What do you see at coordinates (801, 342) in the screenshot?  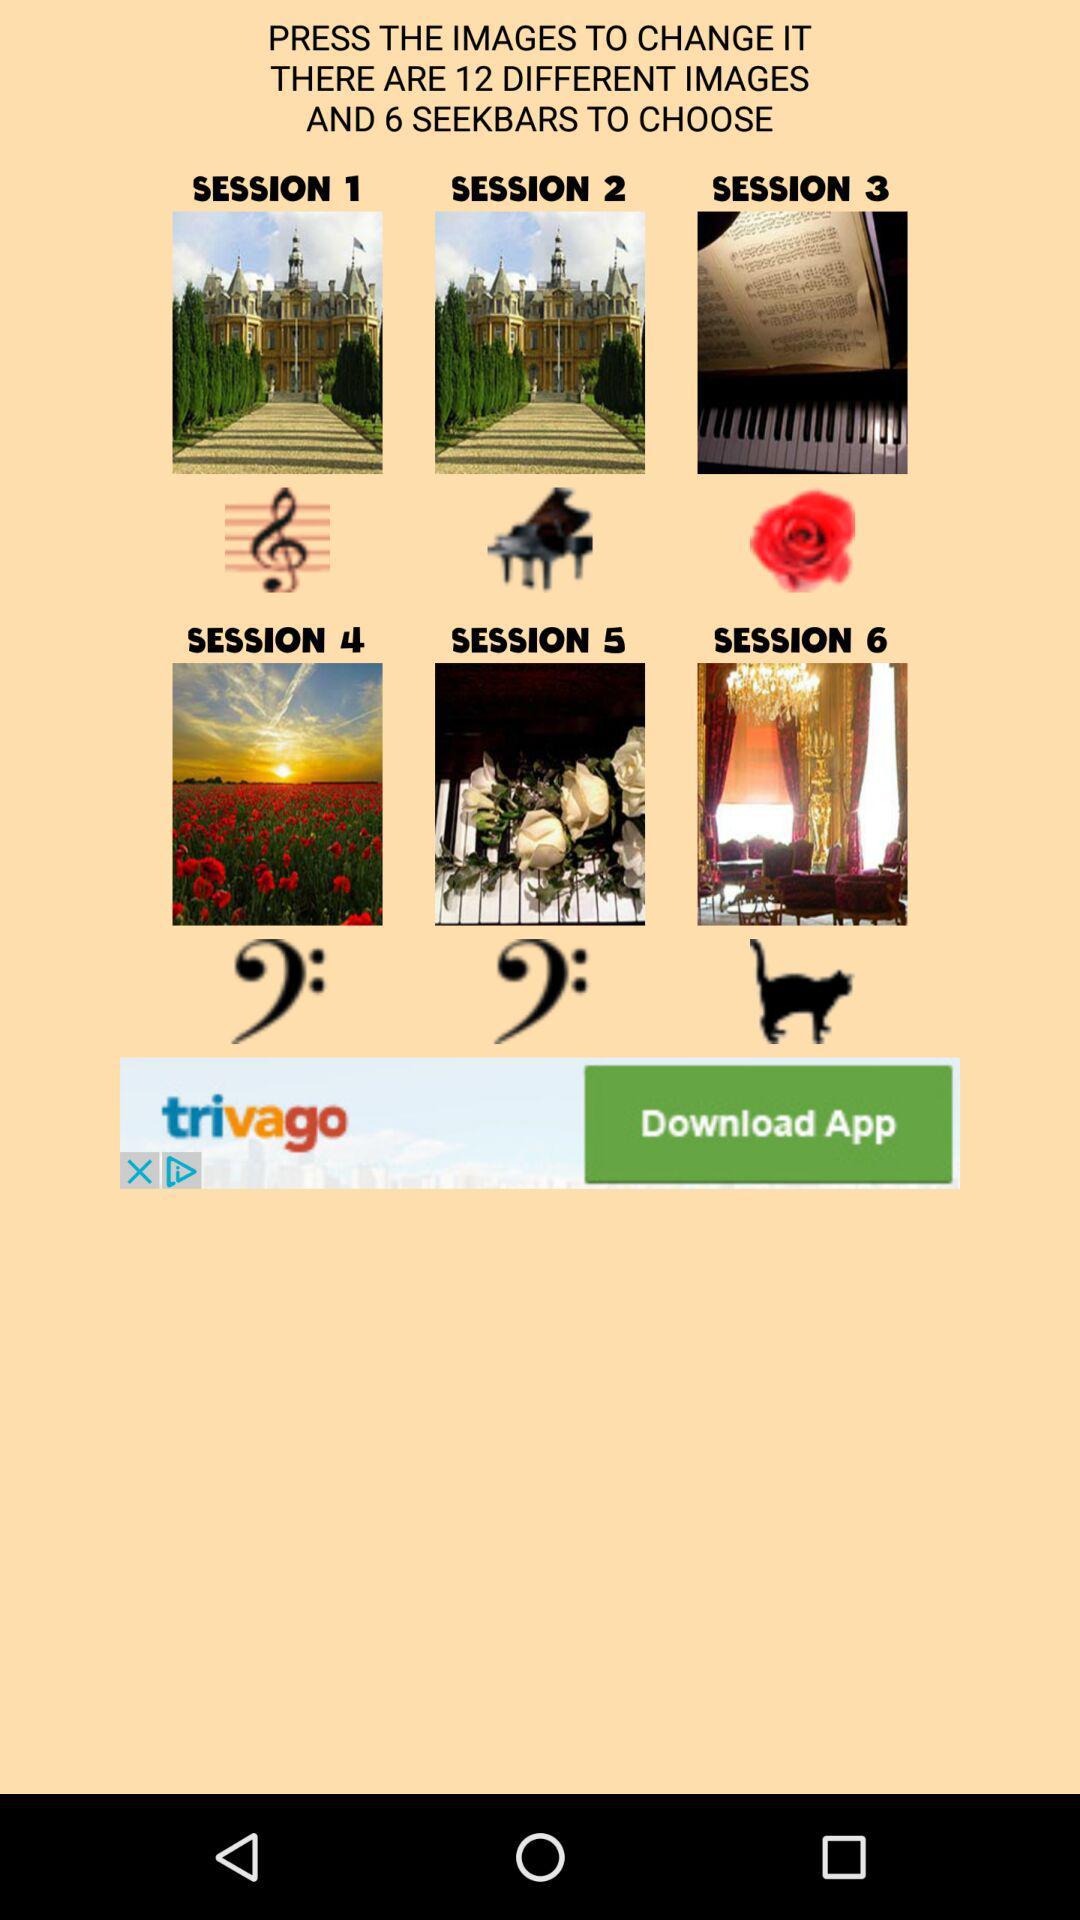 I see `session 3` at bounding box center [801, 342].